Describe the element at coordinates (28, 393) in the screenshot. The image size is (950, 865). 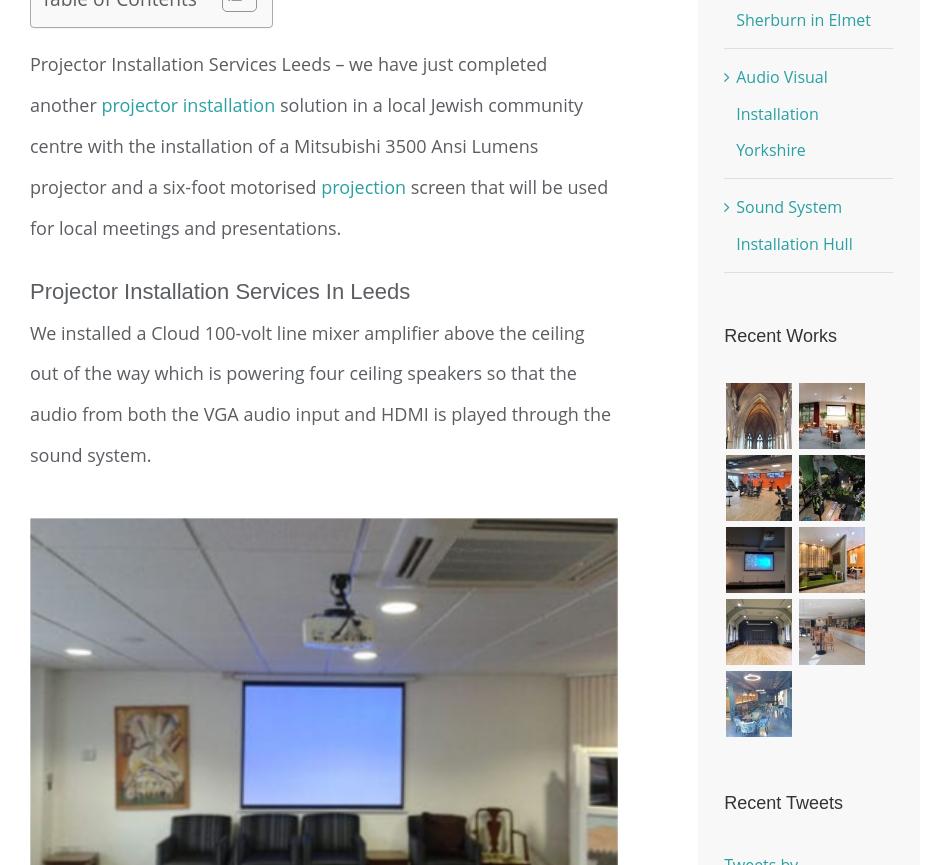
I see `'We installed a Cloud 100-volt line mixer amplifier above the ceiling out of the way which is powering four ceiling speakers so that the audio from both the VGA audio input and HDMI is played through the sound system.'` at that location.